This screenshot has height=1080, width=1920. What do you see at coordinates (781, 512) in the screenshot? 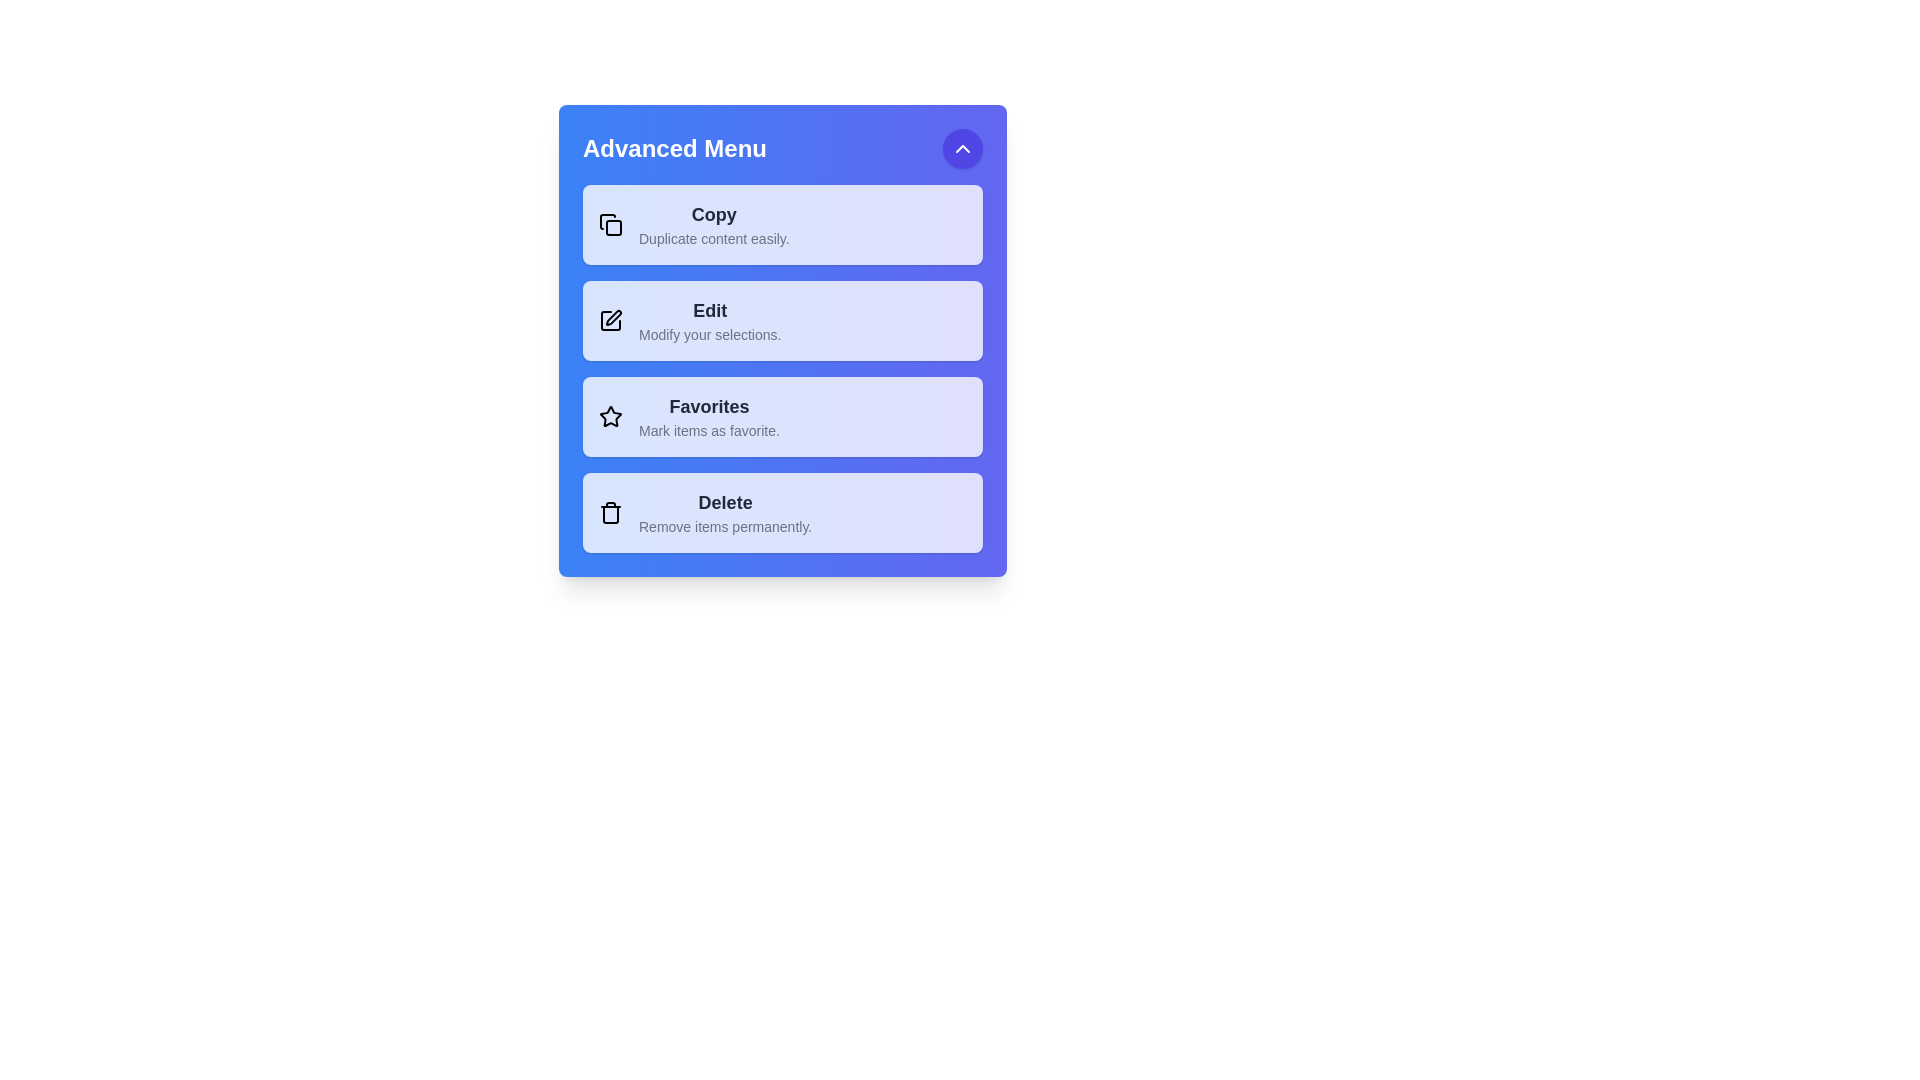
I see `the menu item Delete from the AdvancedInteractiveMenu` at bounding box center [781, 512].